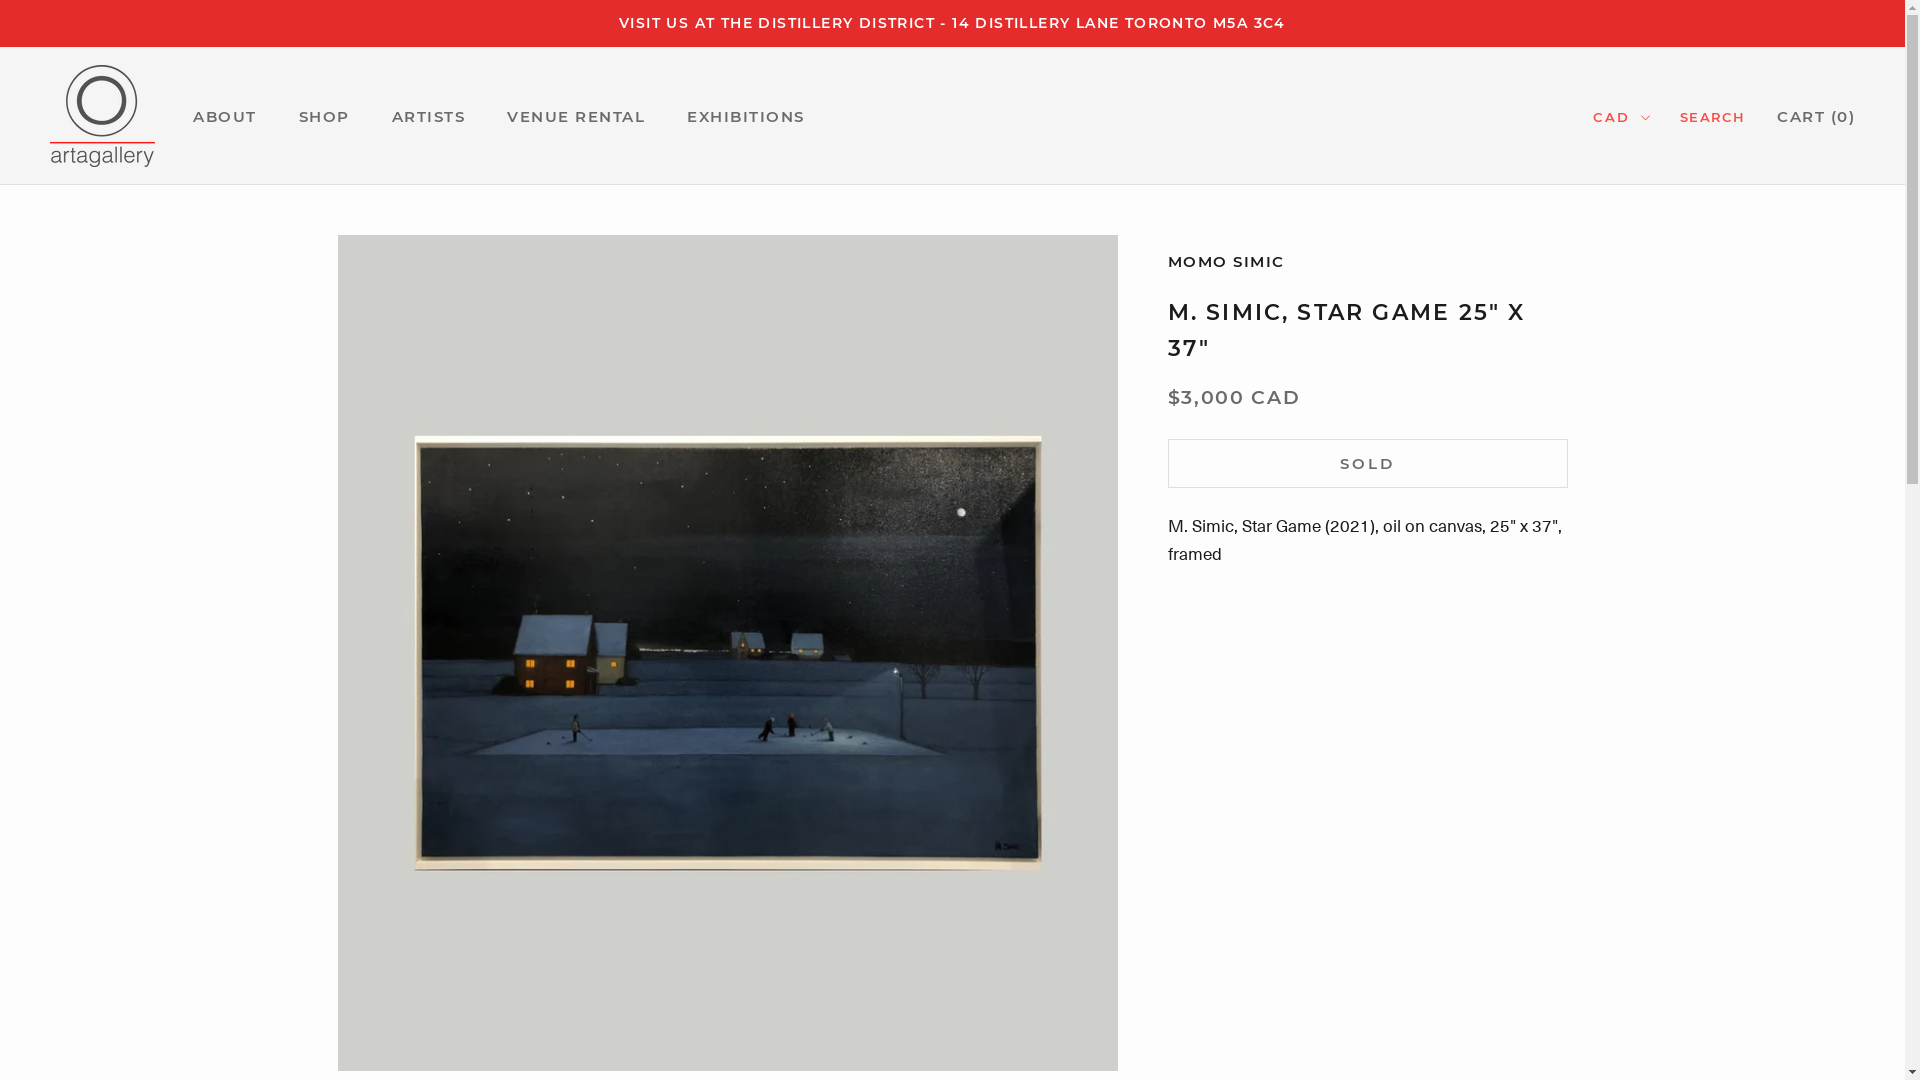  What do you see at coordinates (225, 116) in the screenshot?
I see `'ABOUT'` at bounding box center [225, 116].